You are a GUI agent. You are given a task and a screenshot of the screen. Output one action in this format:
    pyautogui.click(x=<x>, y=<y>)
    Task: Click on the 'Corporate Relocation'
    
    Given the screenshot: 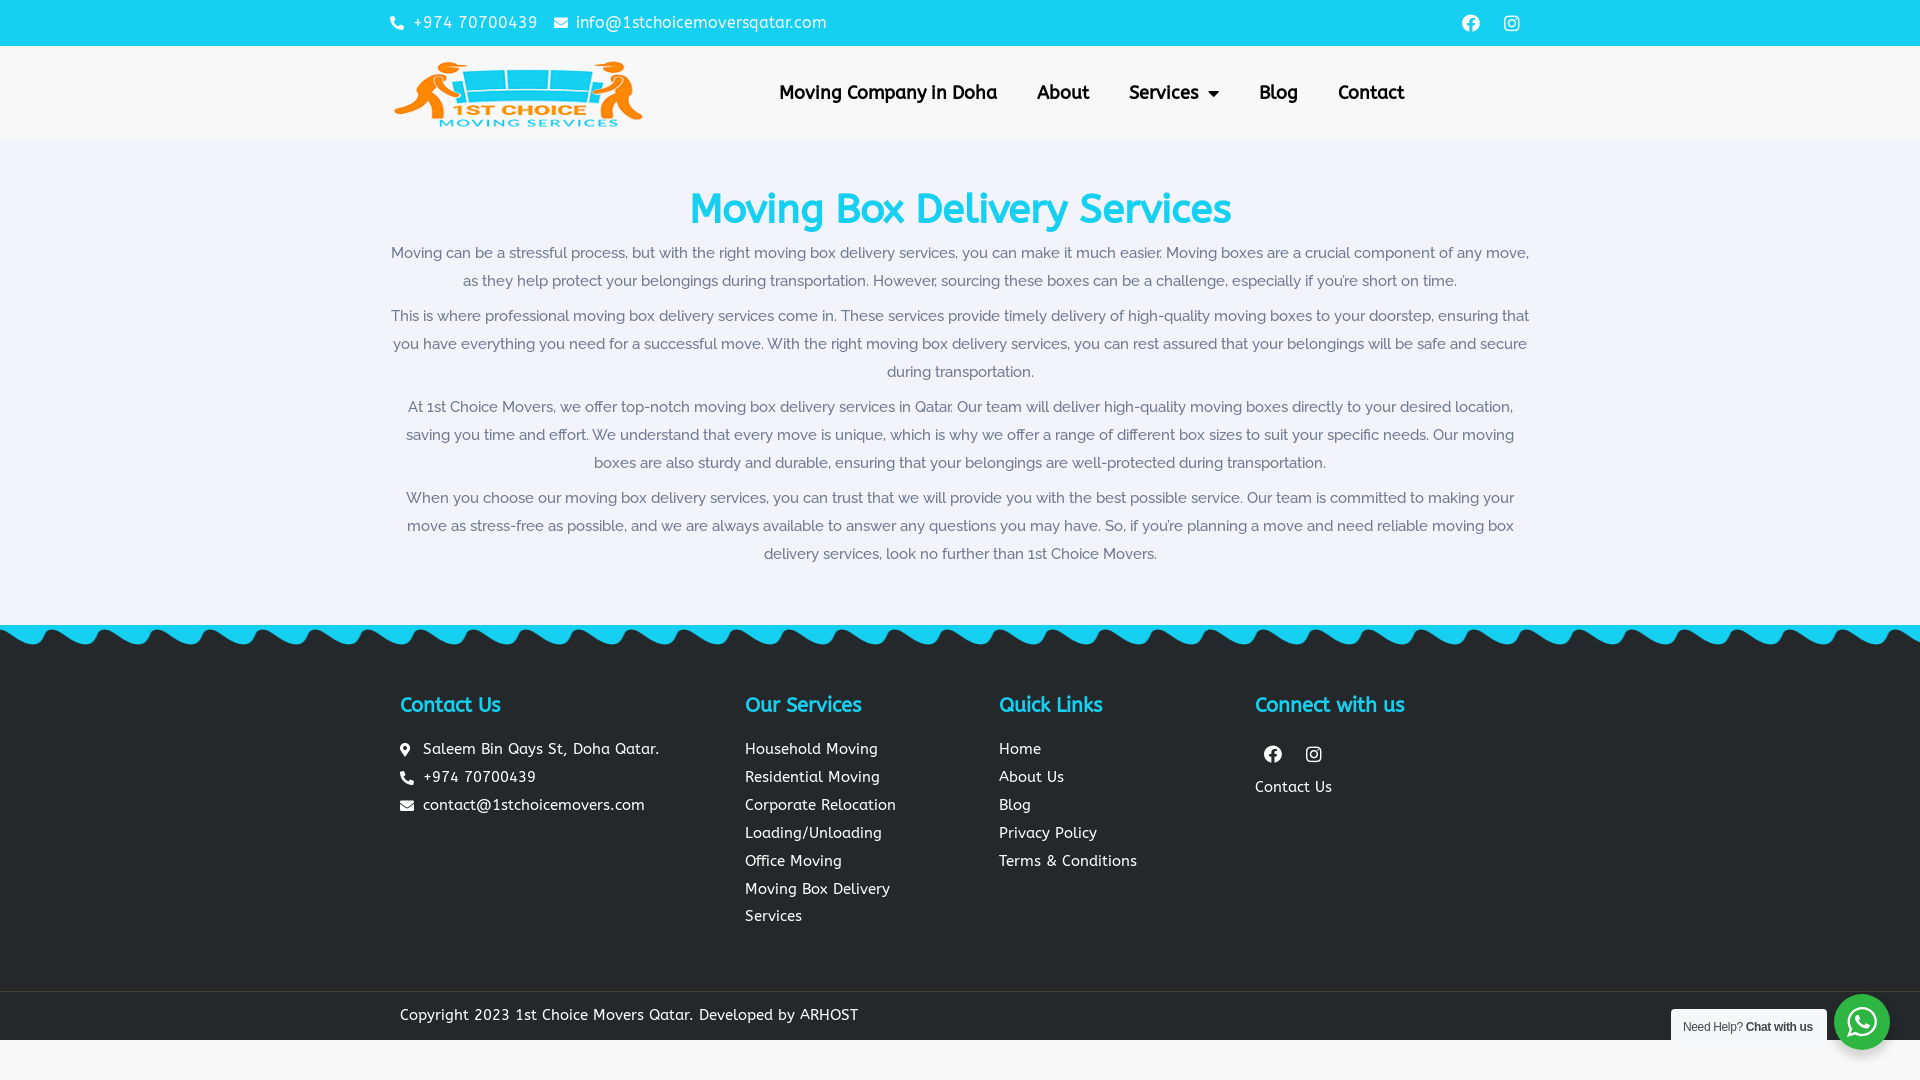 What is the action you would take?
    pyautogui.click(x=847, y=805)
    